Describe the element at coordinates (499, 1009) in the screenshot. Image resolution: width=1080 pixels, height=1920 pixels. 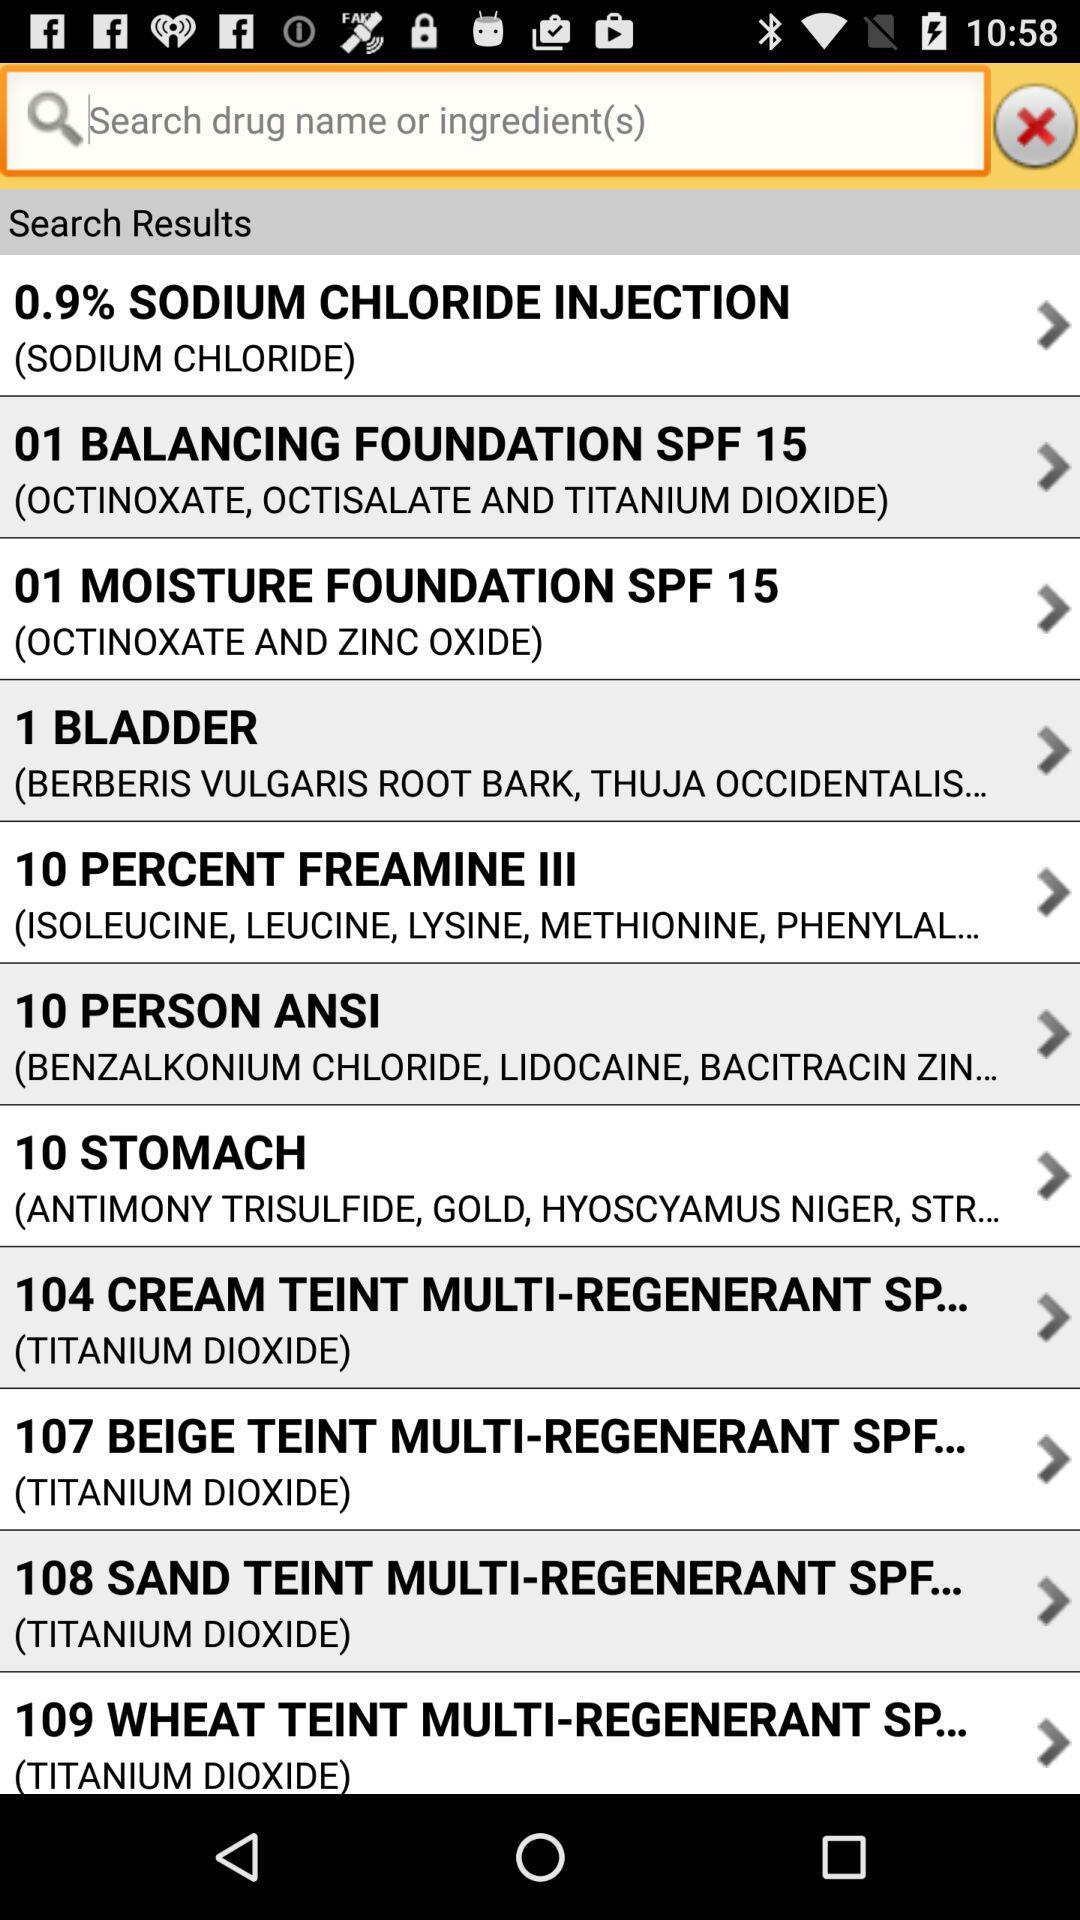
I see `the 10 person ansi icon` at that location.